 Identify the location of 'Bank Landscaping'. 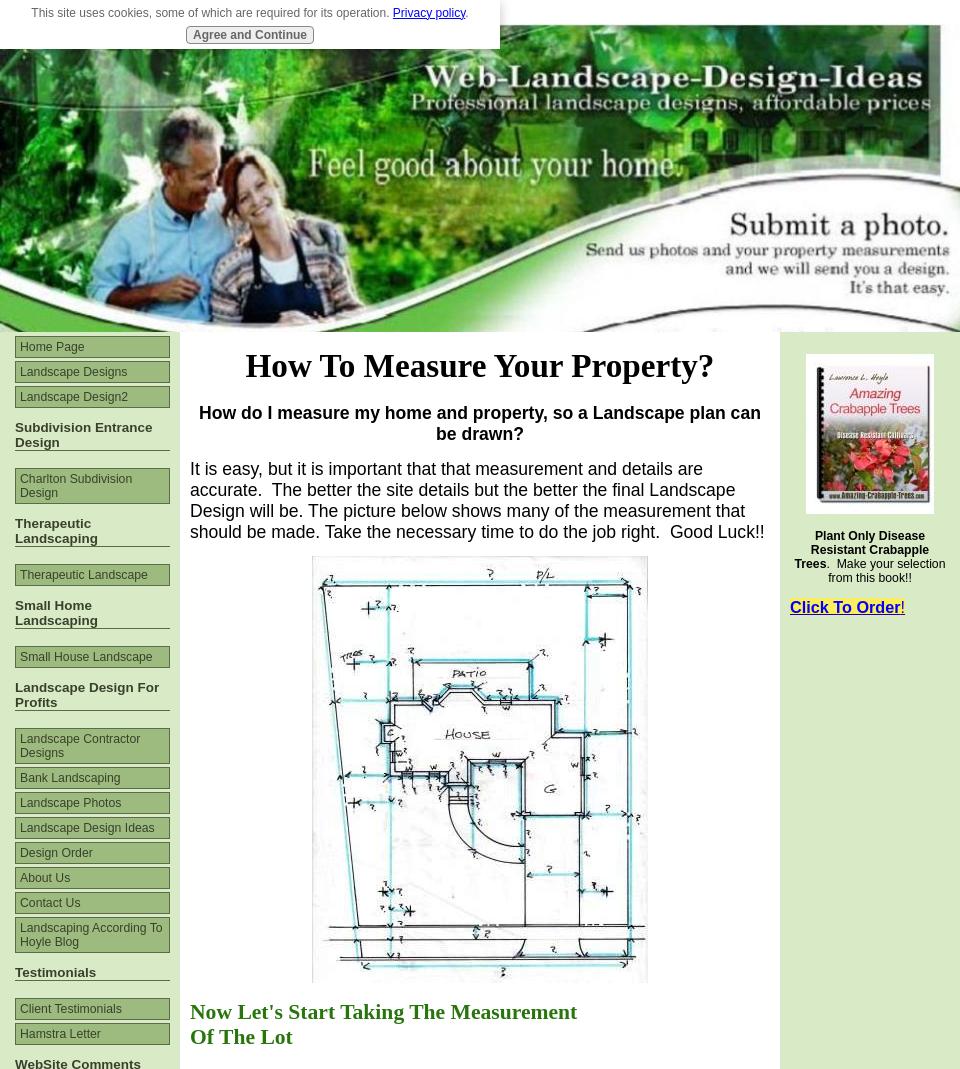
(18, 778).